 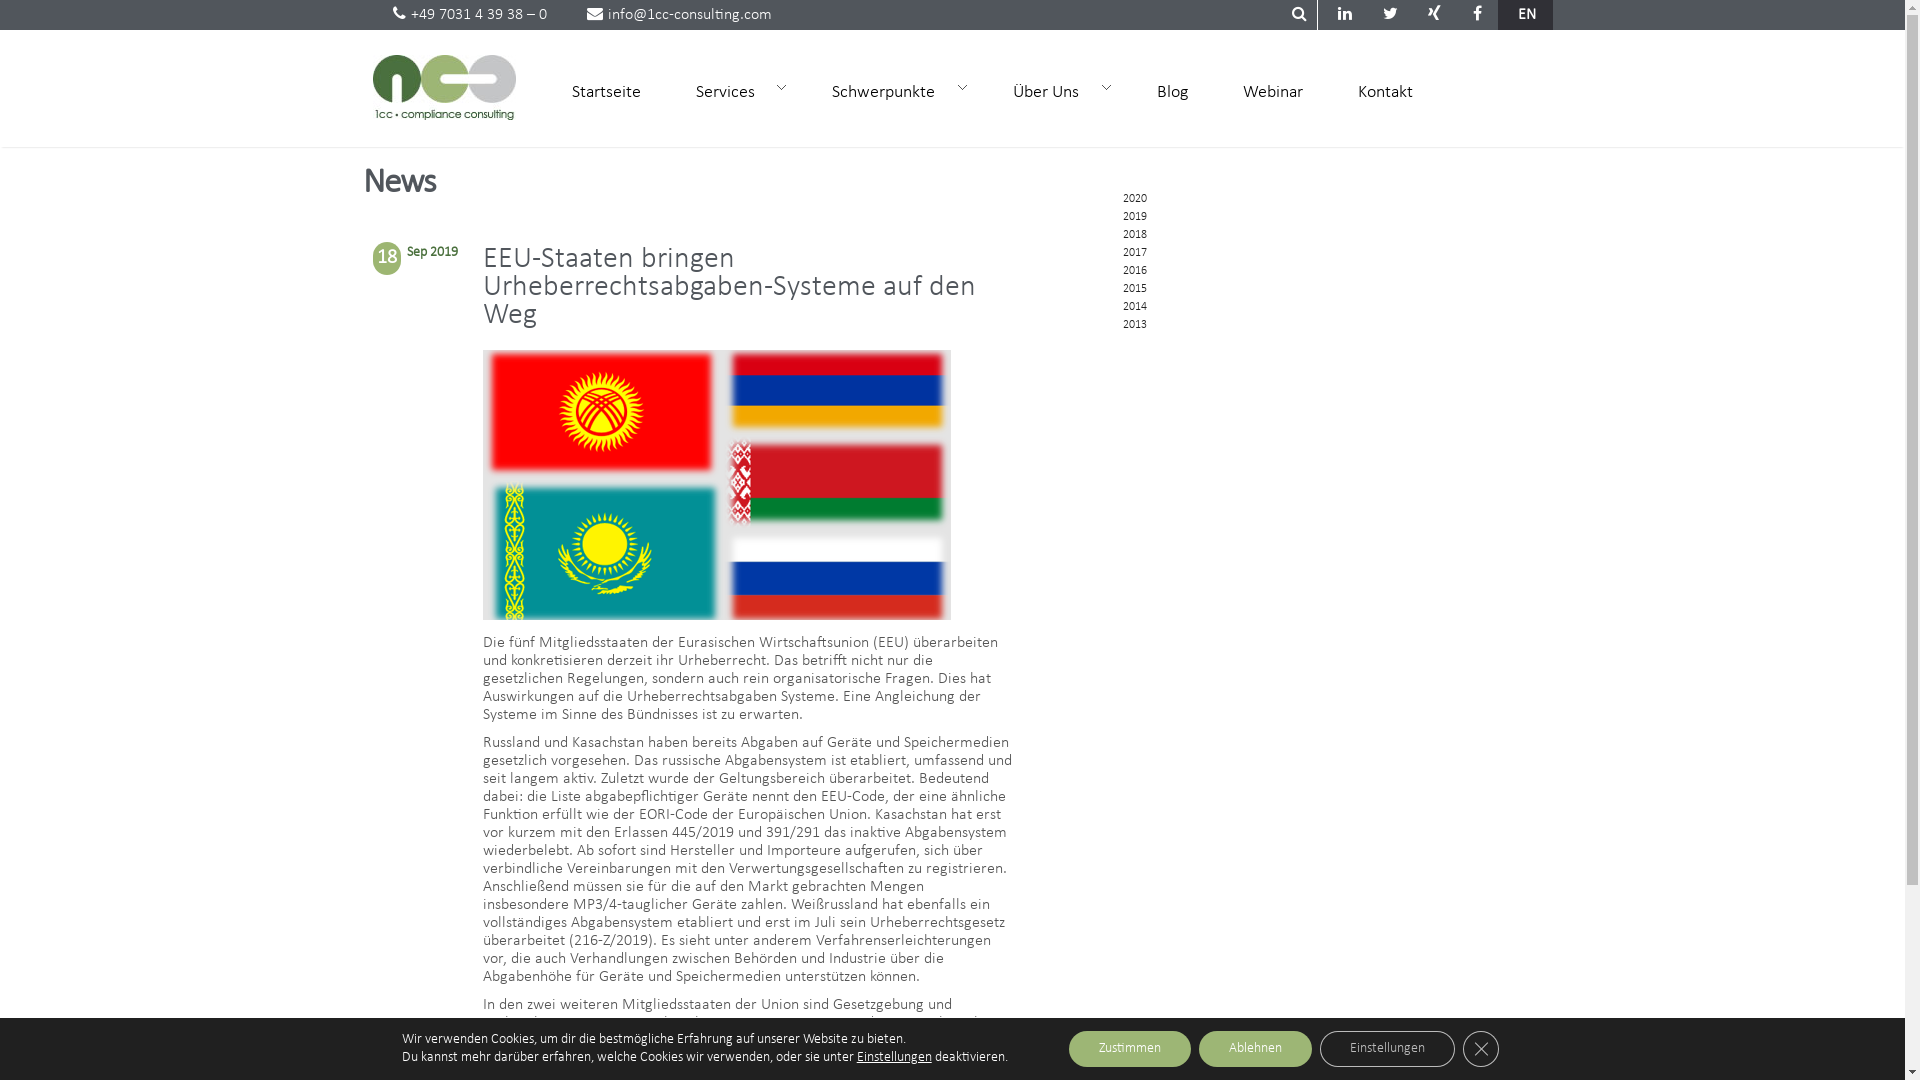 I want to click on '2013', so click(x=1122, y=323).